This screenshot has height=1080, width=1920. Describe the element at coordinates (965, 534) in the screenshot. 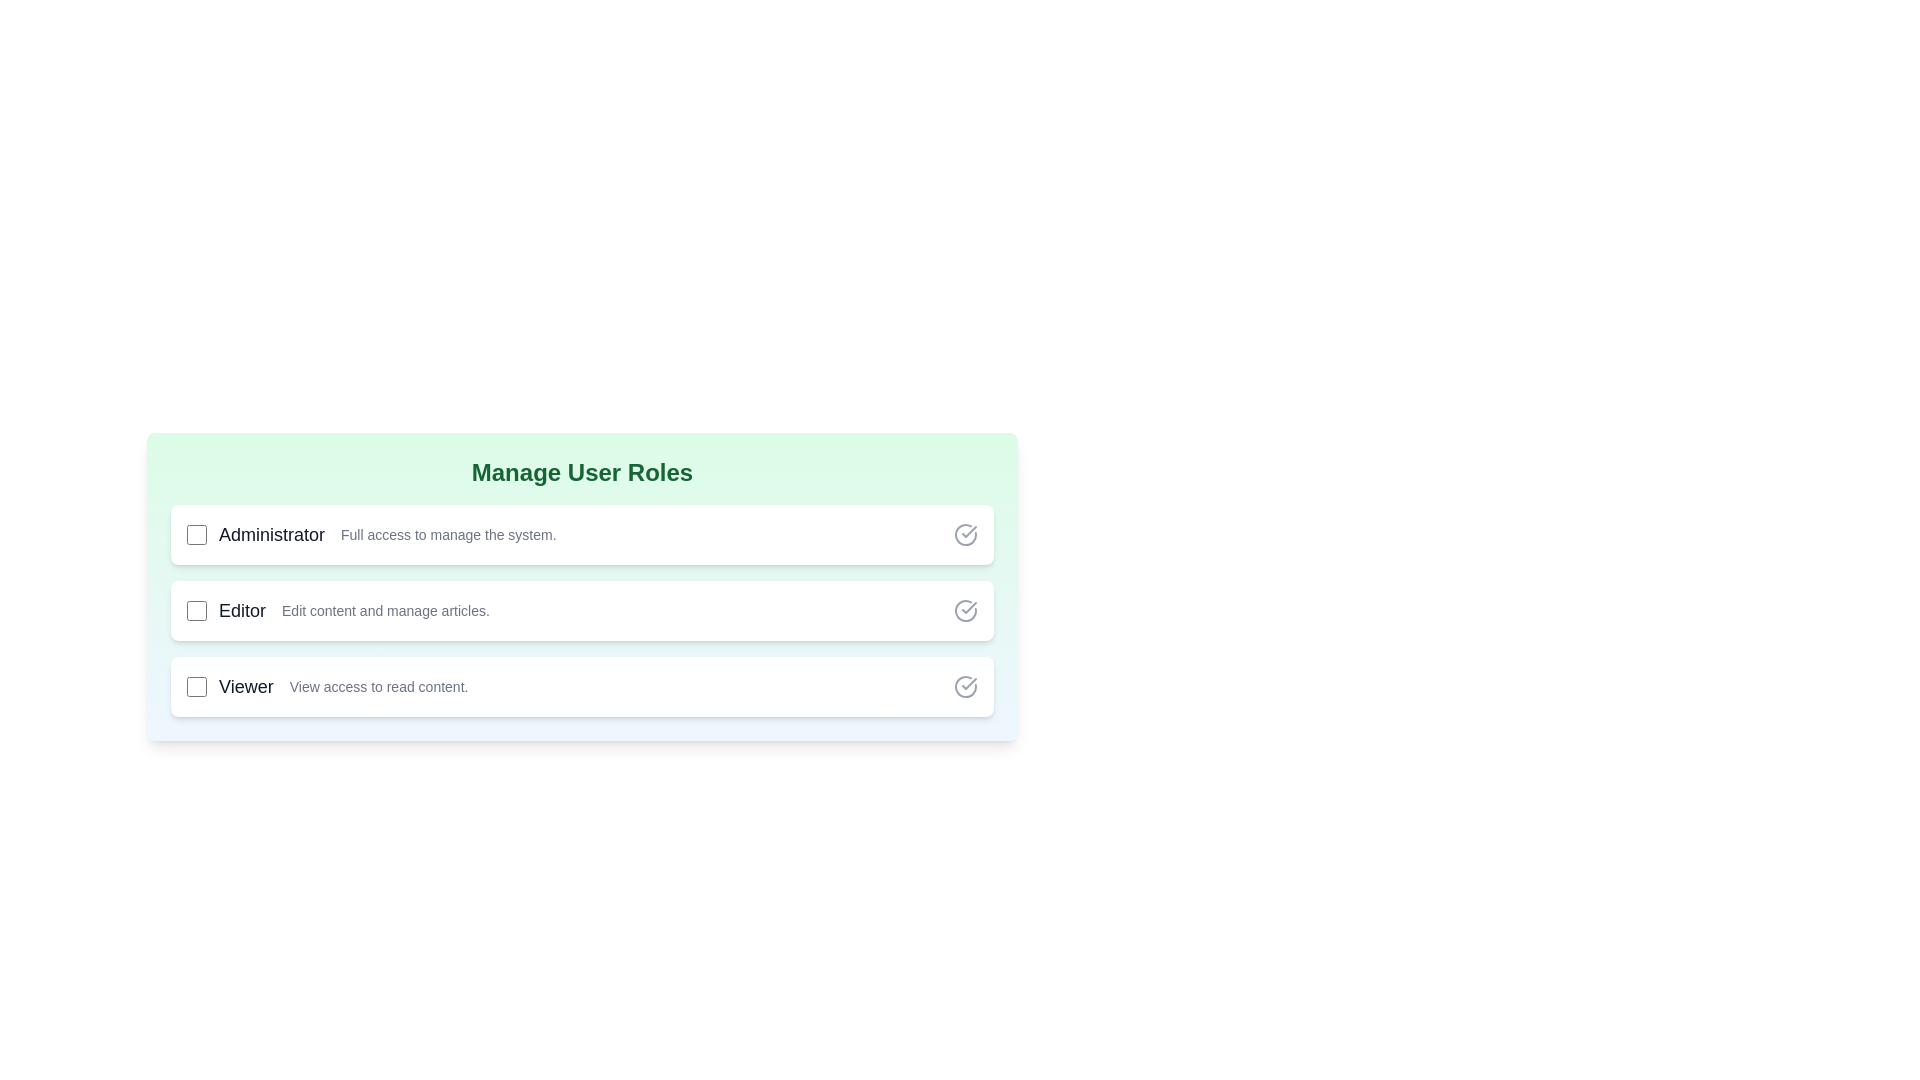

I see `the green check icon corresponding to the Administrator role` at that location.